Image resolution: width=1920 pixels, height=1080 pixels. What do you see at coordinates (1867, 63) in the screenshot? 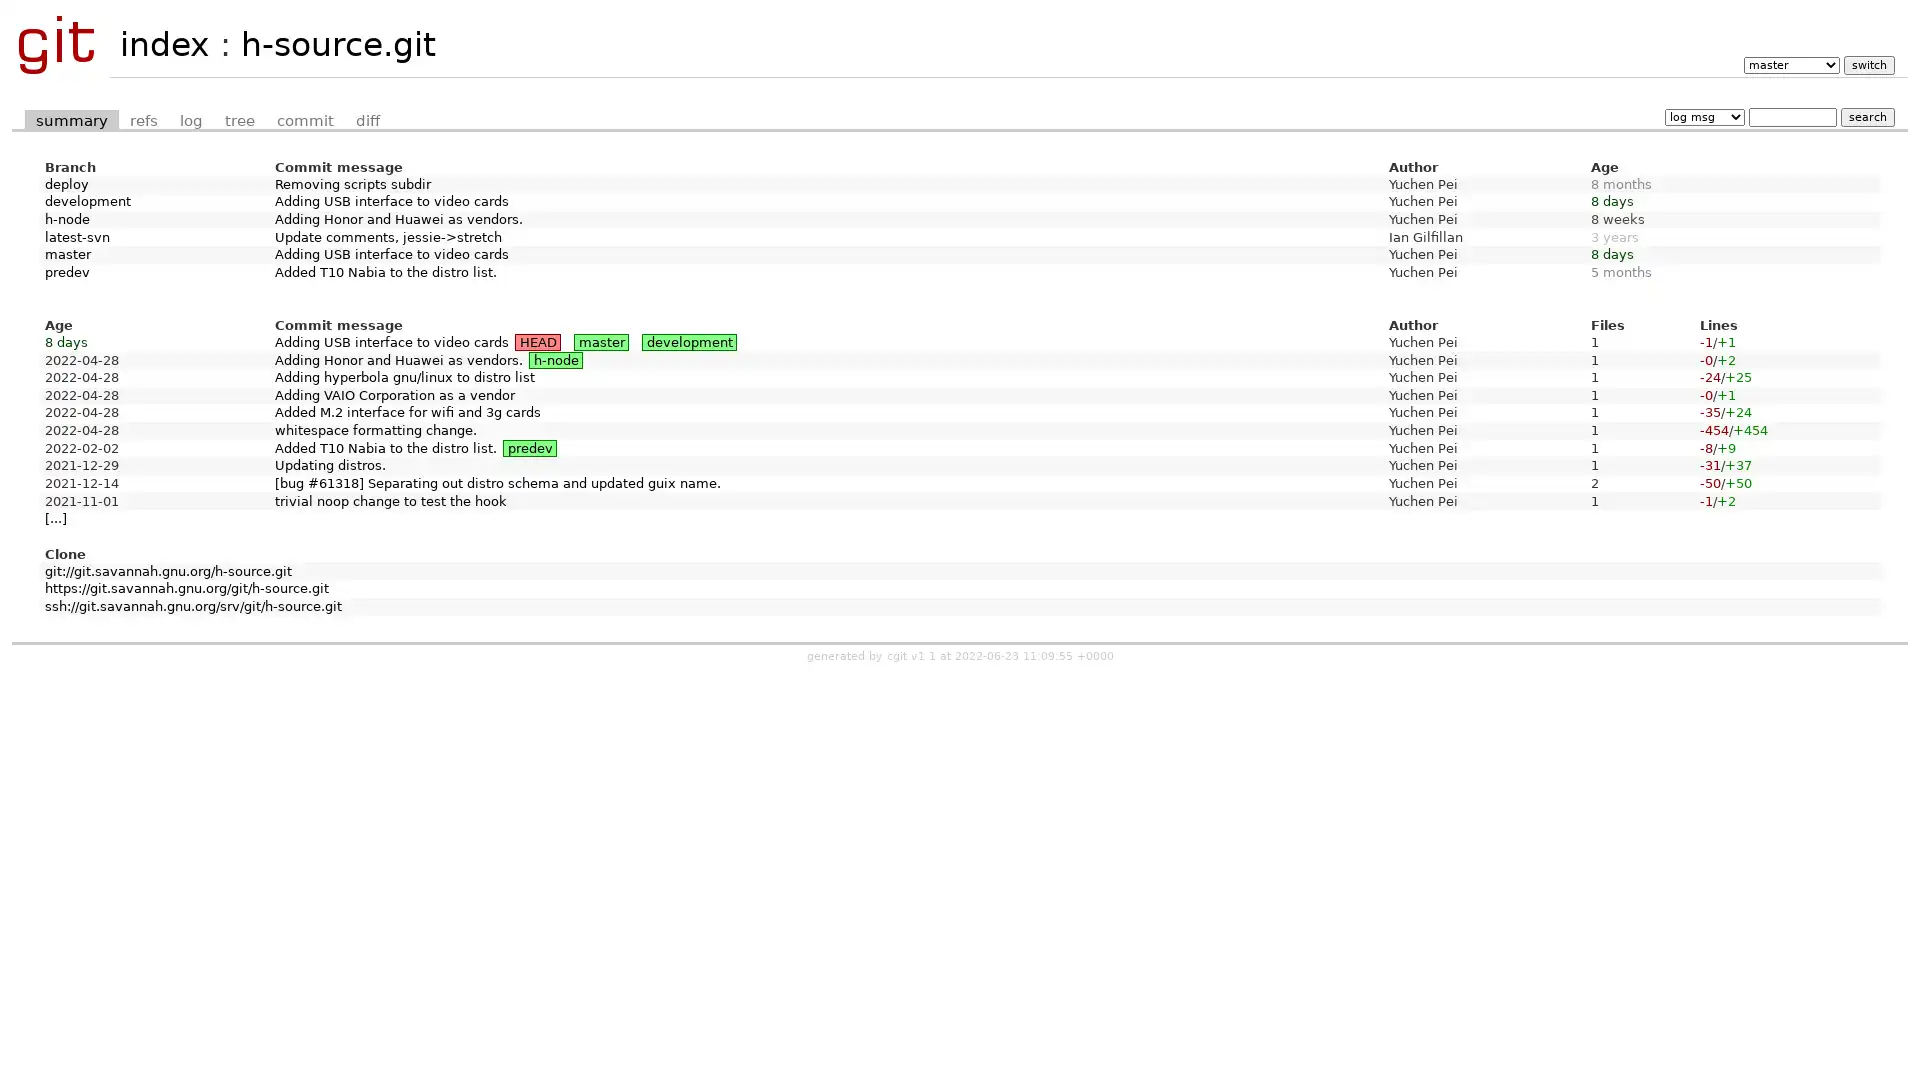
I see `switch` at bounding box center [1867, 63].